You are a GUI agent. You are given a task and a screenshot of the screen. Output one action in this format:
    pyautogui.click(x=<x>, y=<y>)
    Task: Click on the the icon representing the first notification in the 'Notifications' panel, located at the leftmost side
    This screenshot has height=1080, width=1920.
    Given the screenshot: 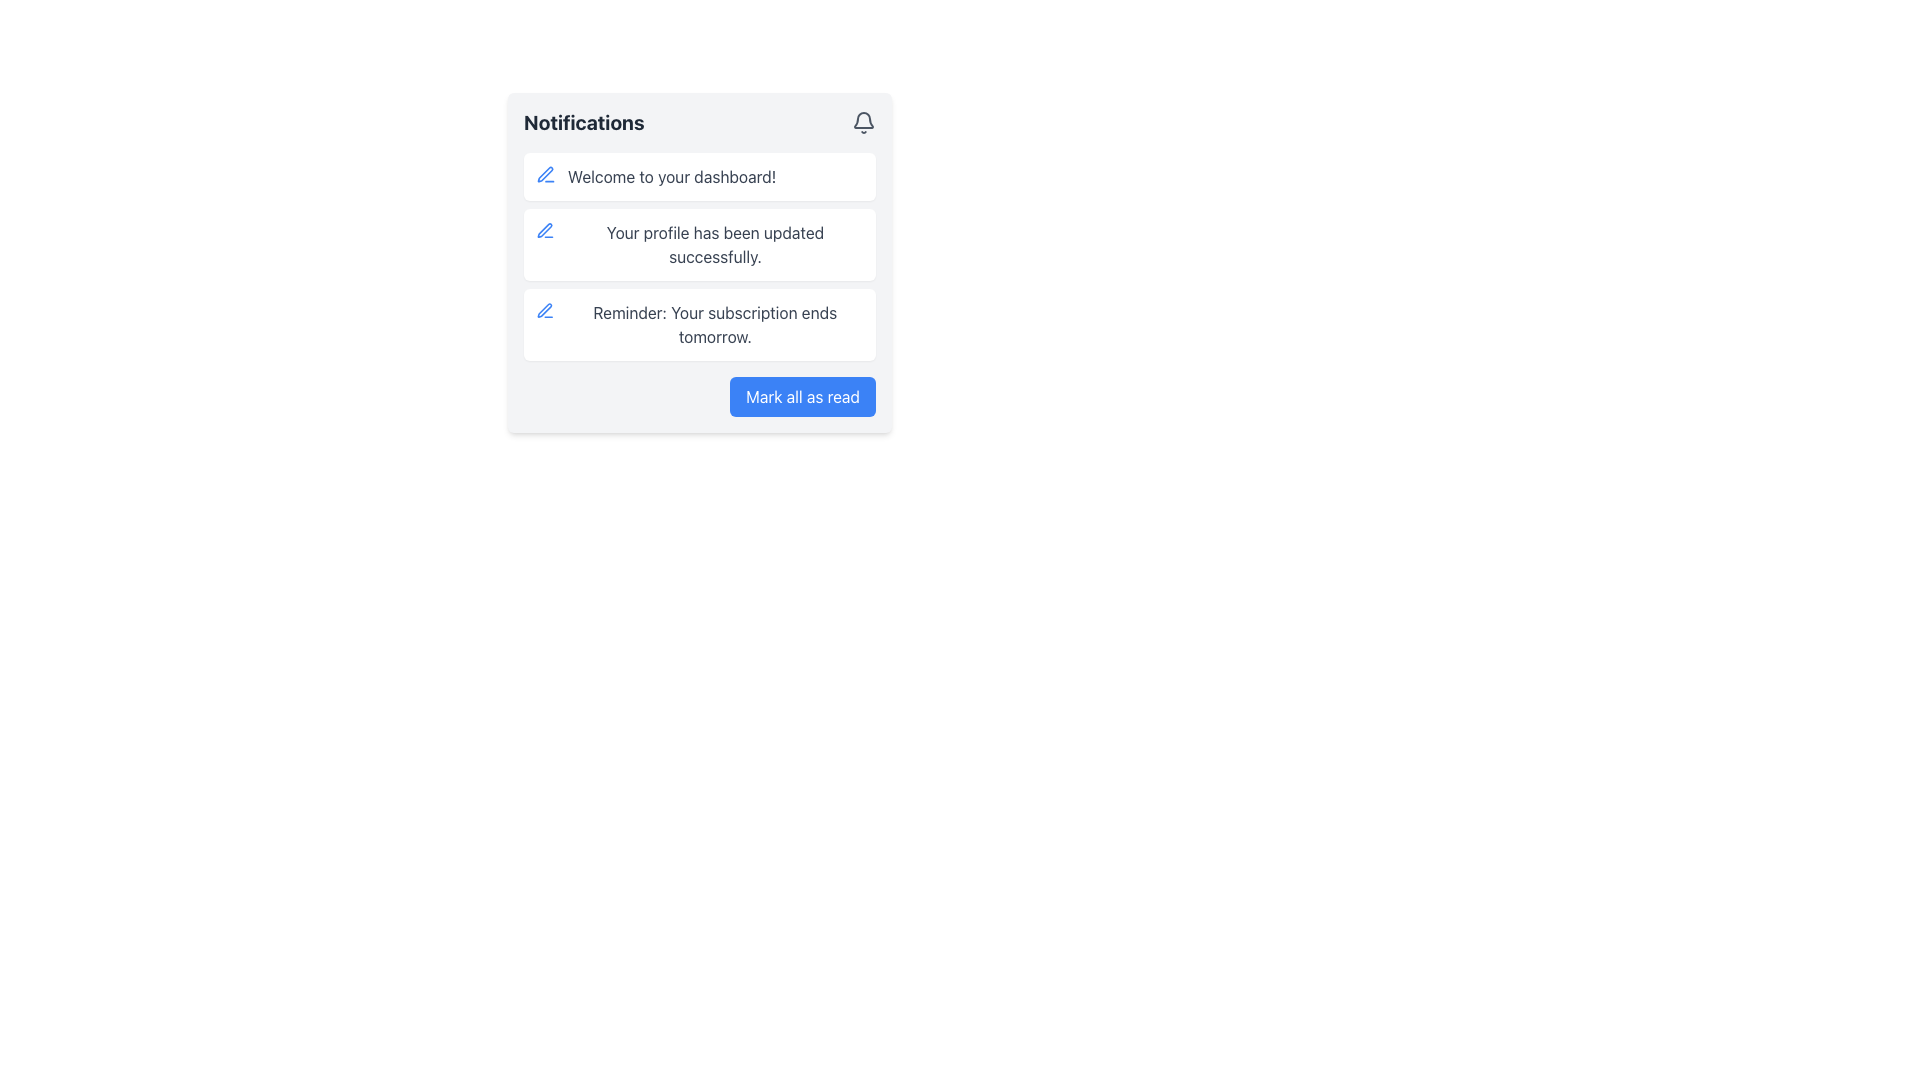 What is the action you would take?
    pyautogui.click(x=546, y=173)
    